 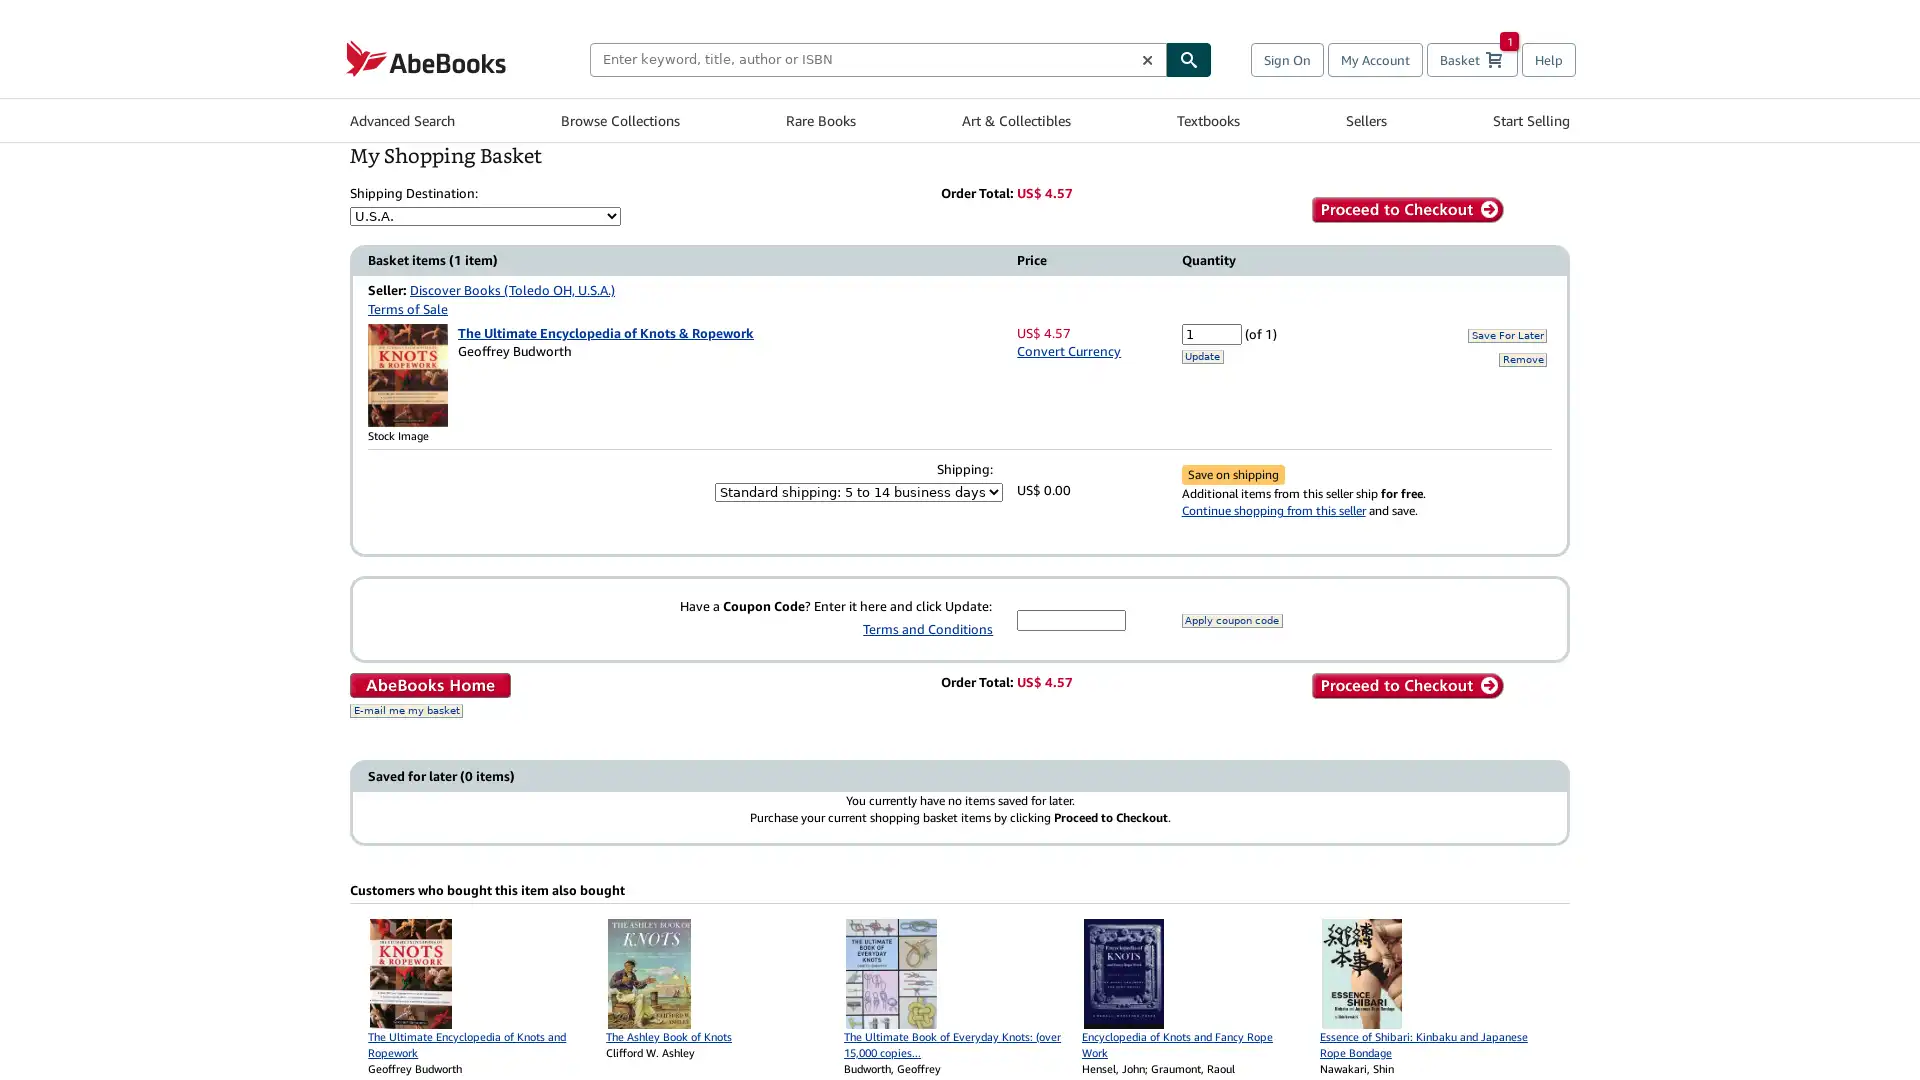 I want to click on Apply quantity update, so click(x=1200, y=354).